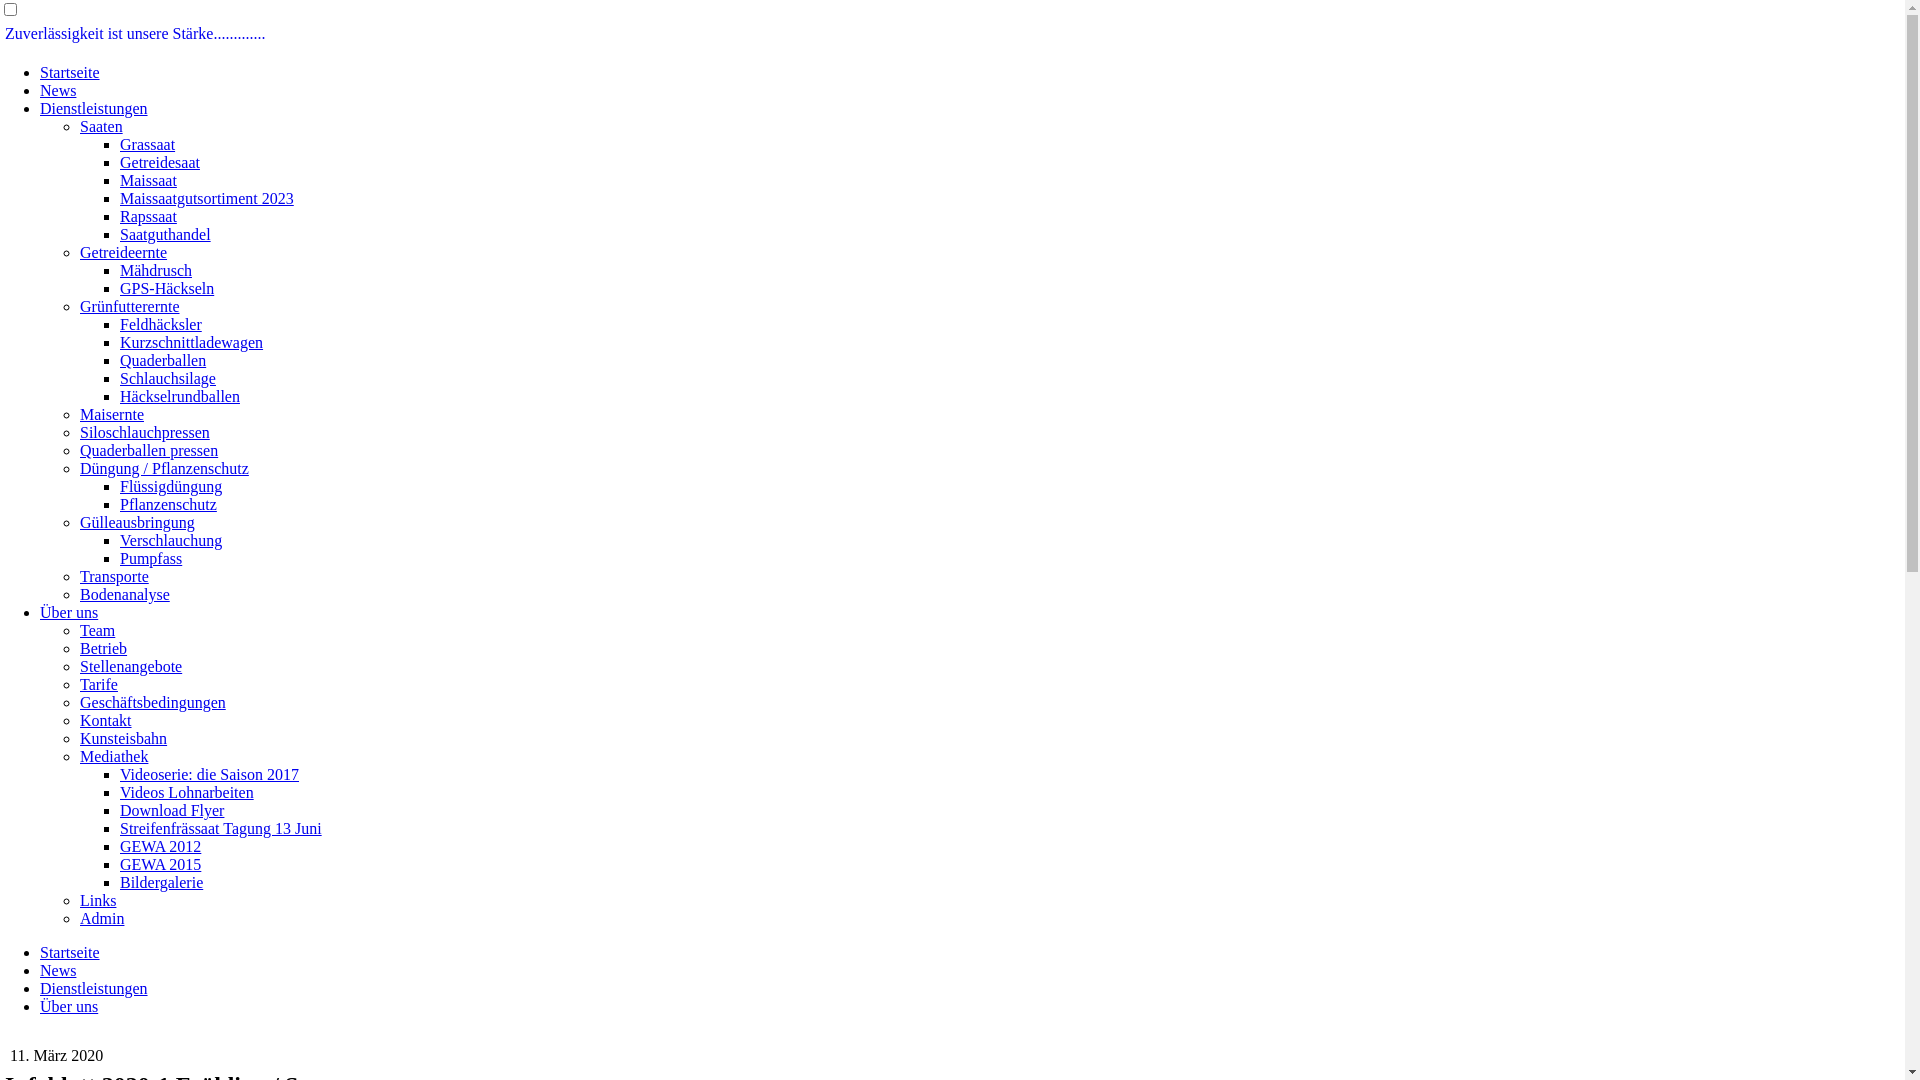  Describe the element at coordinates (206, 198) in the screenshot. I see `'Maissaatgutsortiment 2023'` at that location.